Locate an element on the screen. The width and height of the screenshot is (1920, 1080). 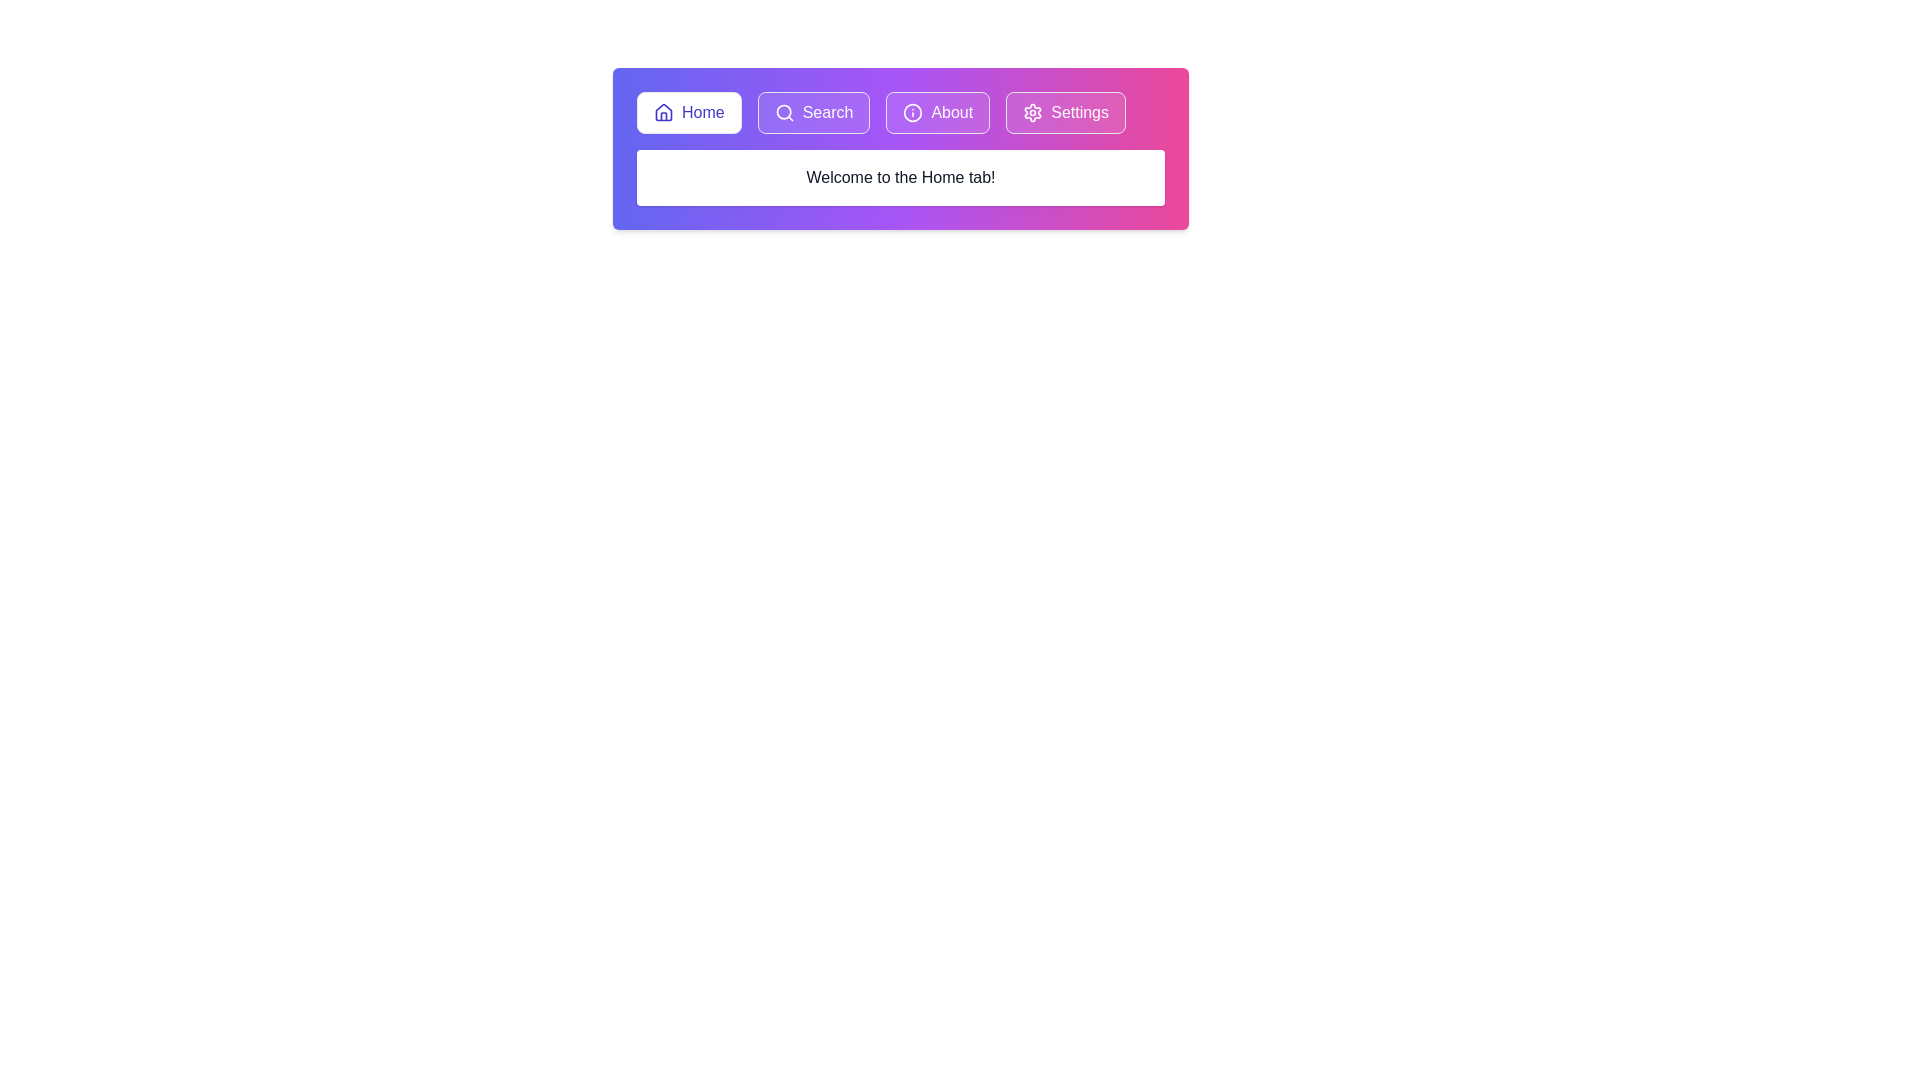
the tab labeled Settings to activate it is located at coordinates (1065, 112).